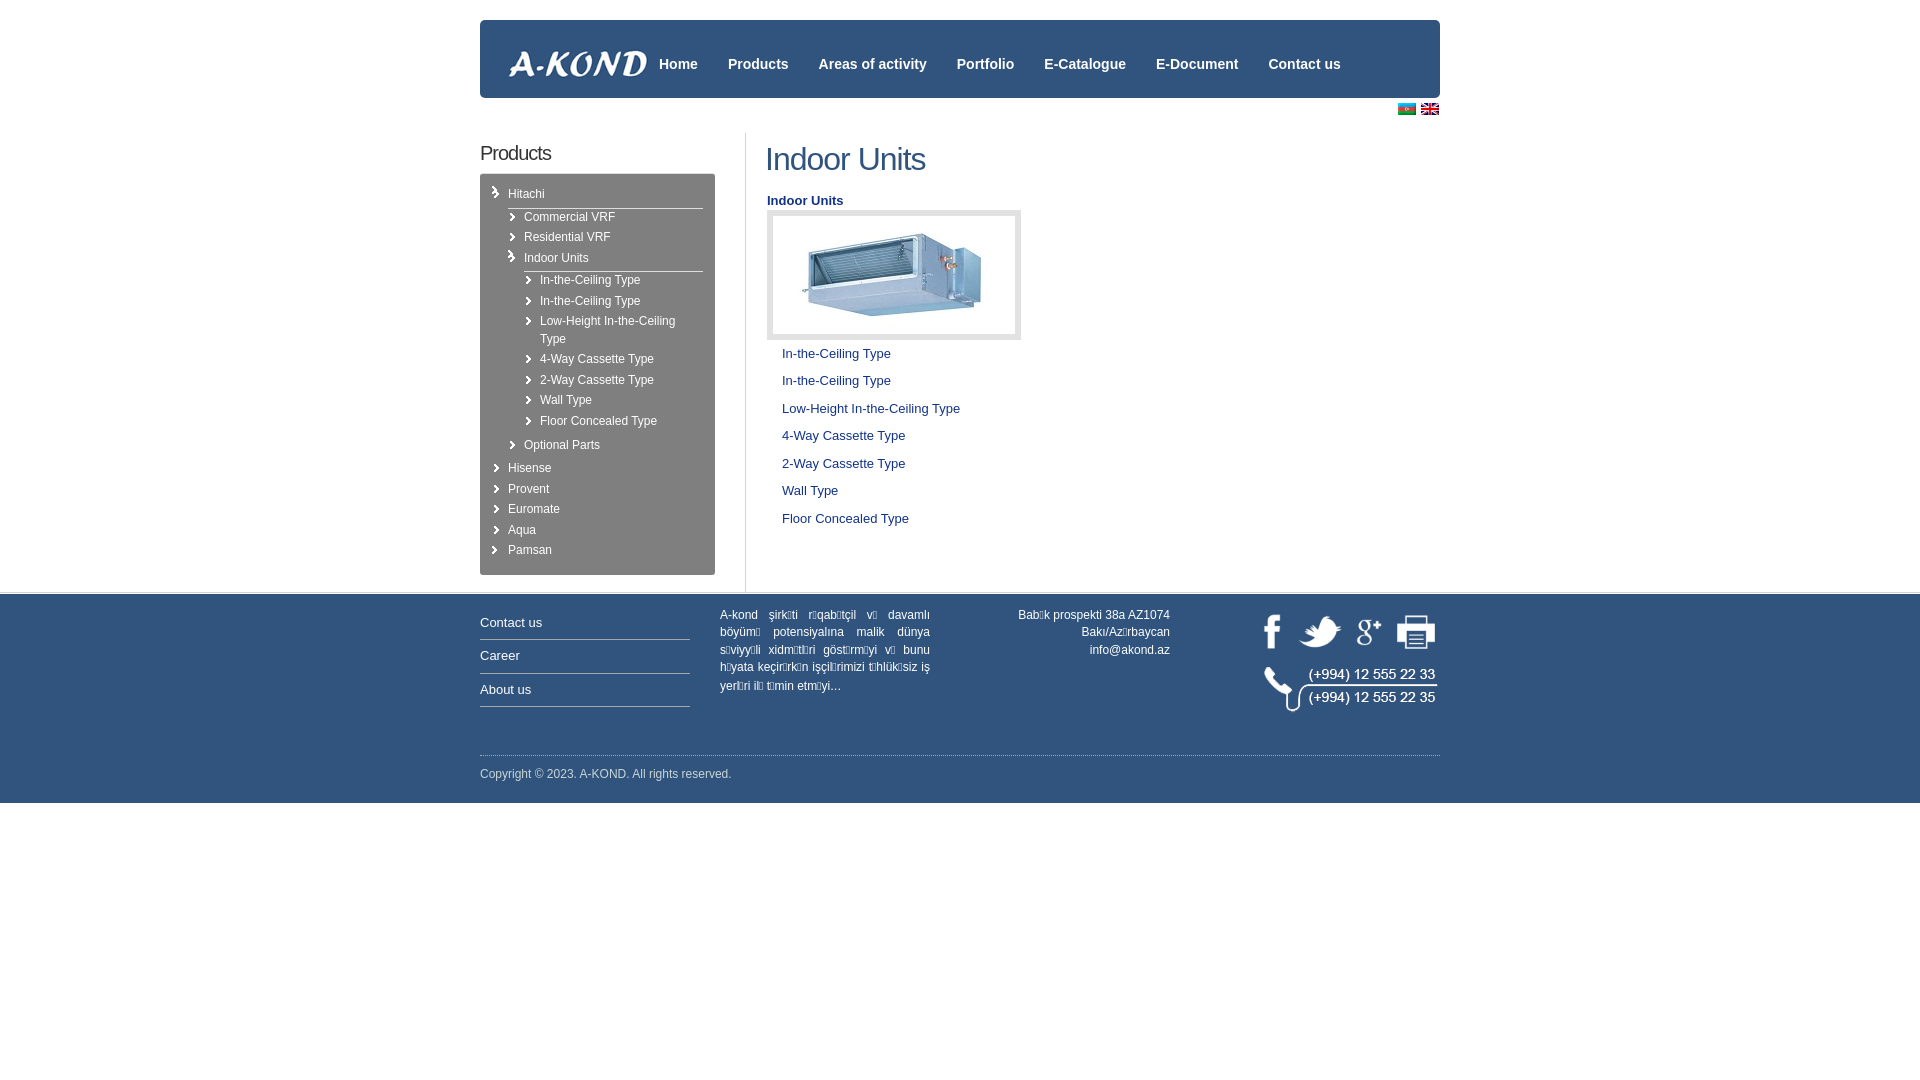 This screenshot has height=1080, width=1920. What do you see at coordinates (595, 380) in the screenshot?
I see `'2-Way Cassette Type'` at bounding box center [595, 380].